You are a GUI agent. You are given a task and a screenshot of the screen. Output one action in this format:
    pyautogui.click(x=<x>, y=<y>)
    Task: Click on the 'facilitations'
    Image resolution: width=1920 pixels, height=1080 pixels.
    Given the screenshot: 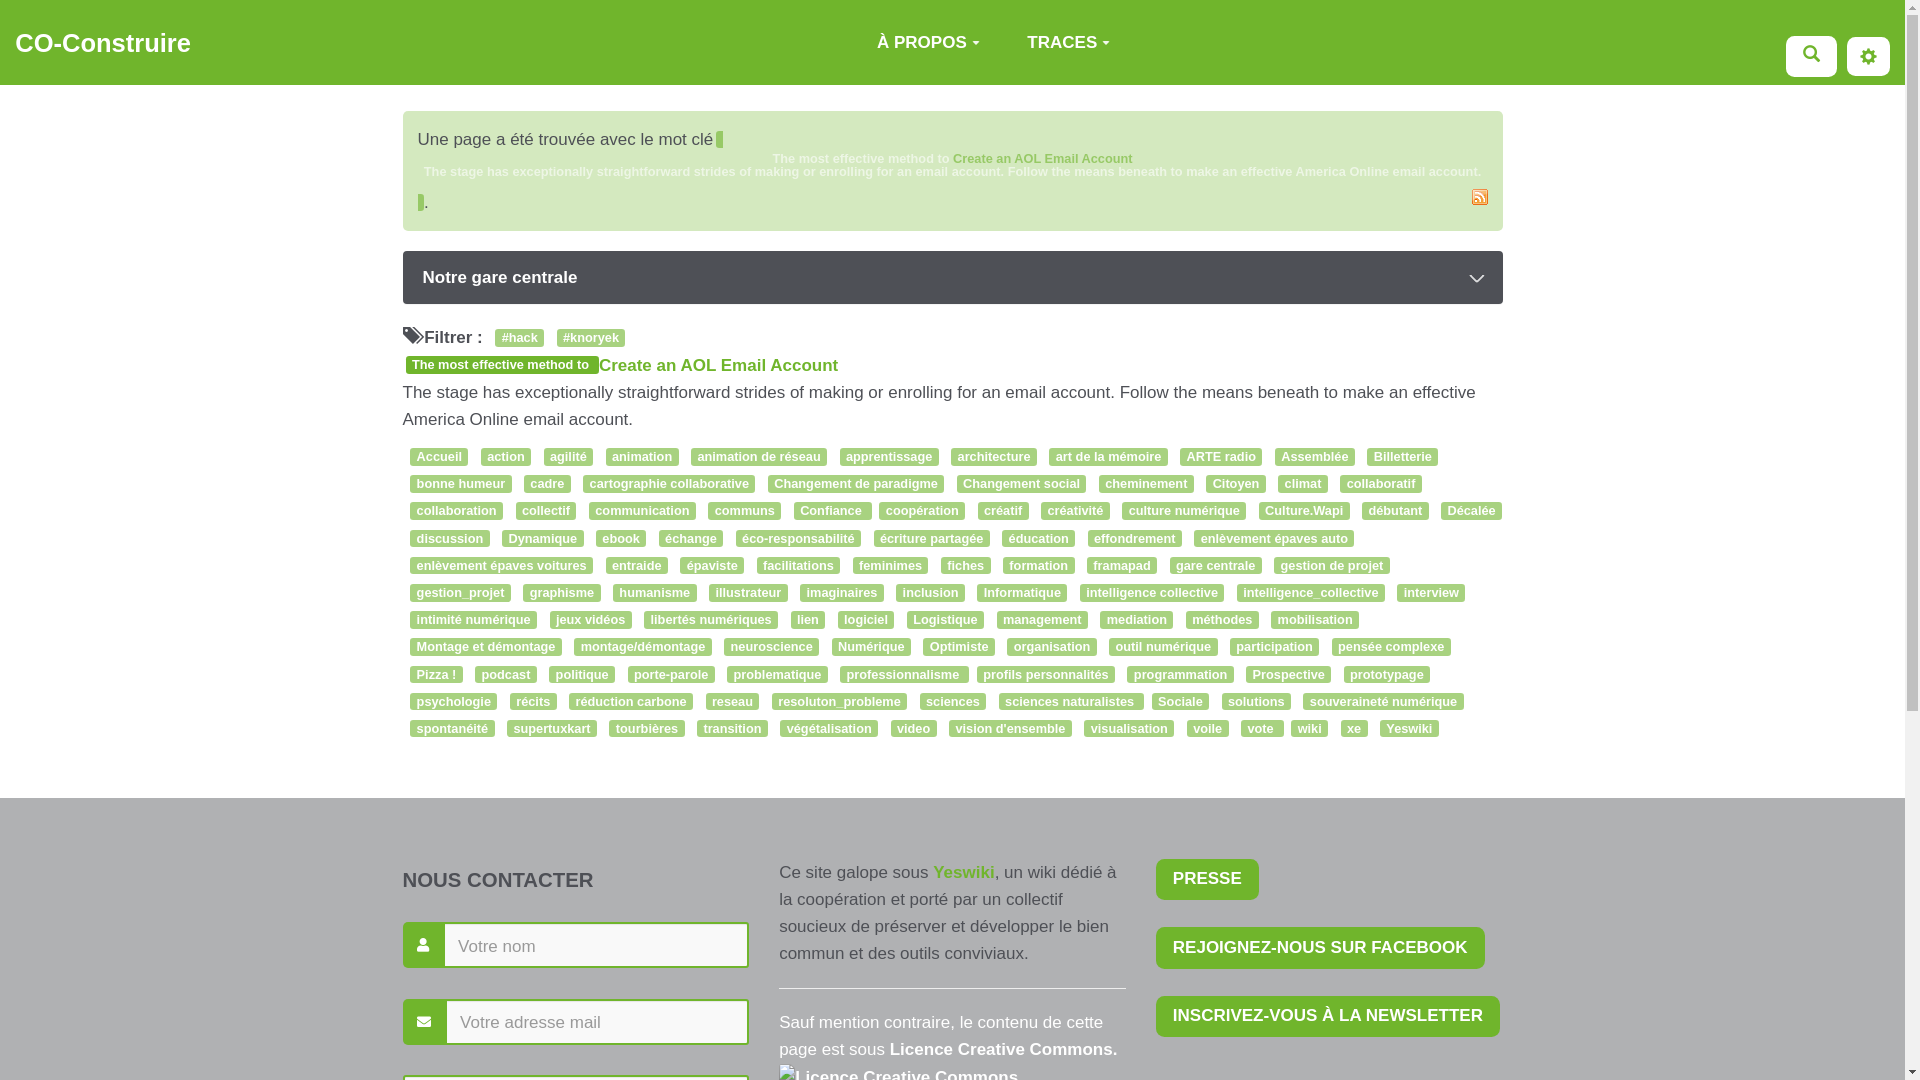 What is the action you would take?
    pyautogui.click(x=797, y=566)
    